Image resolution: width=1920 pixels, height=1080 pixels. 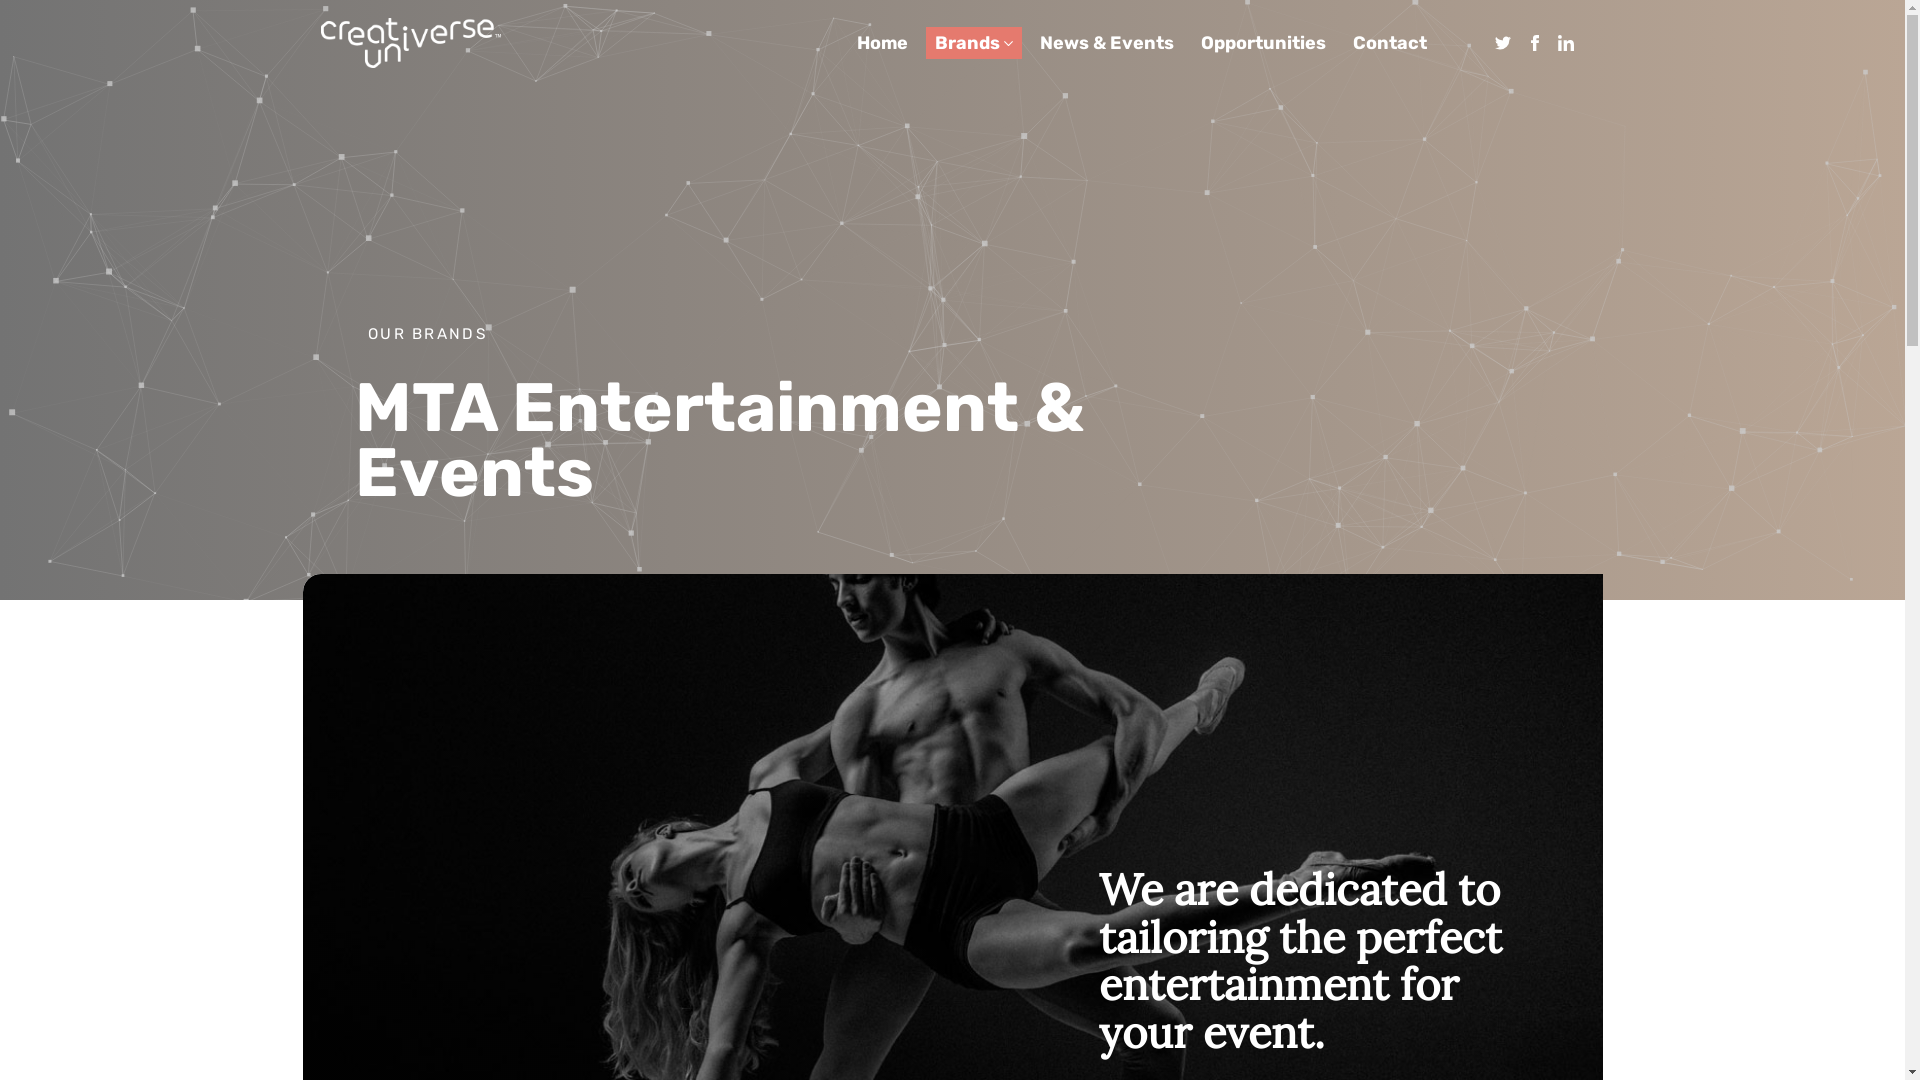 What do you see at coordinates (881, 42) in the screenshot?
I see `'Home'` at bounding box center [881, 42].